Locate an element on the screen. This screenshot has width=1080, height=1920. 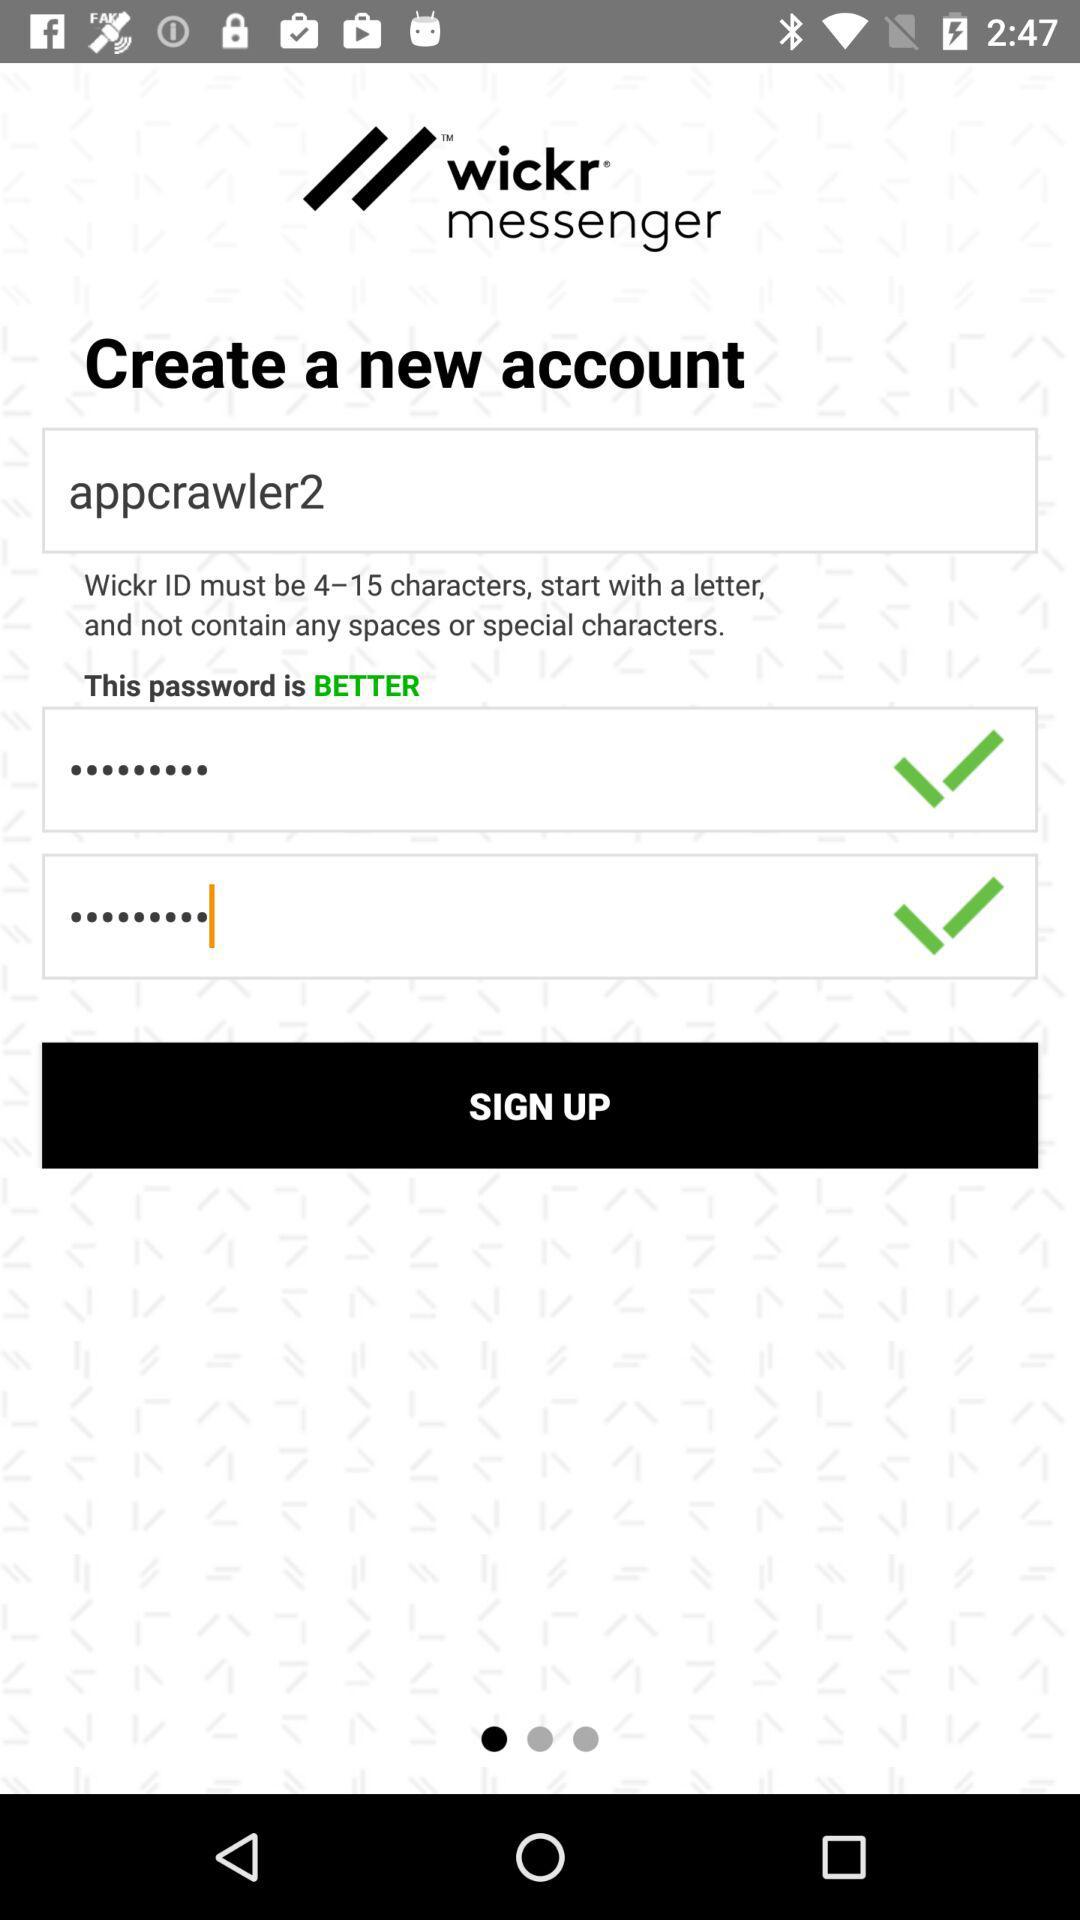
icon below create a new icon is located at coordinates (540, 490).